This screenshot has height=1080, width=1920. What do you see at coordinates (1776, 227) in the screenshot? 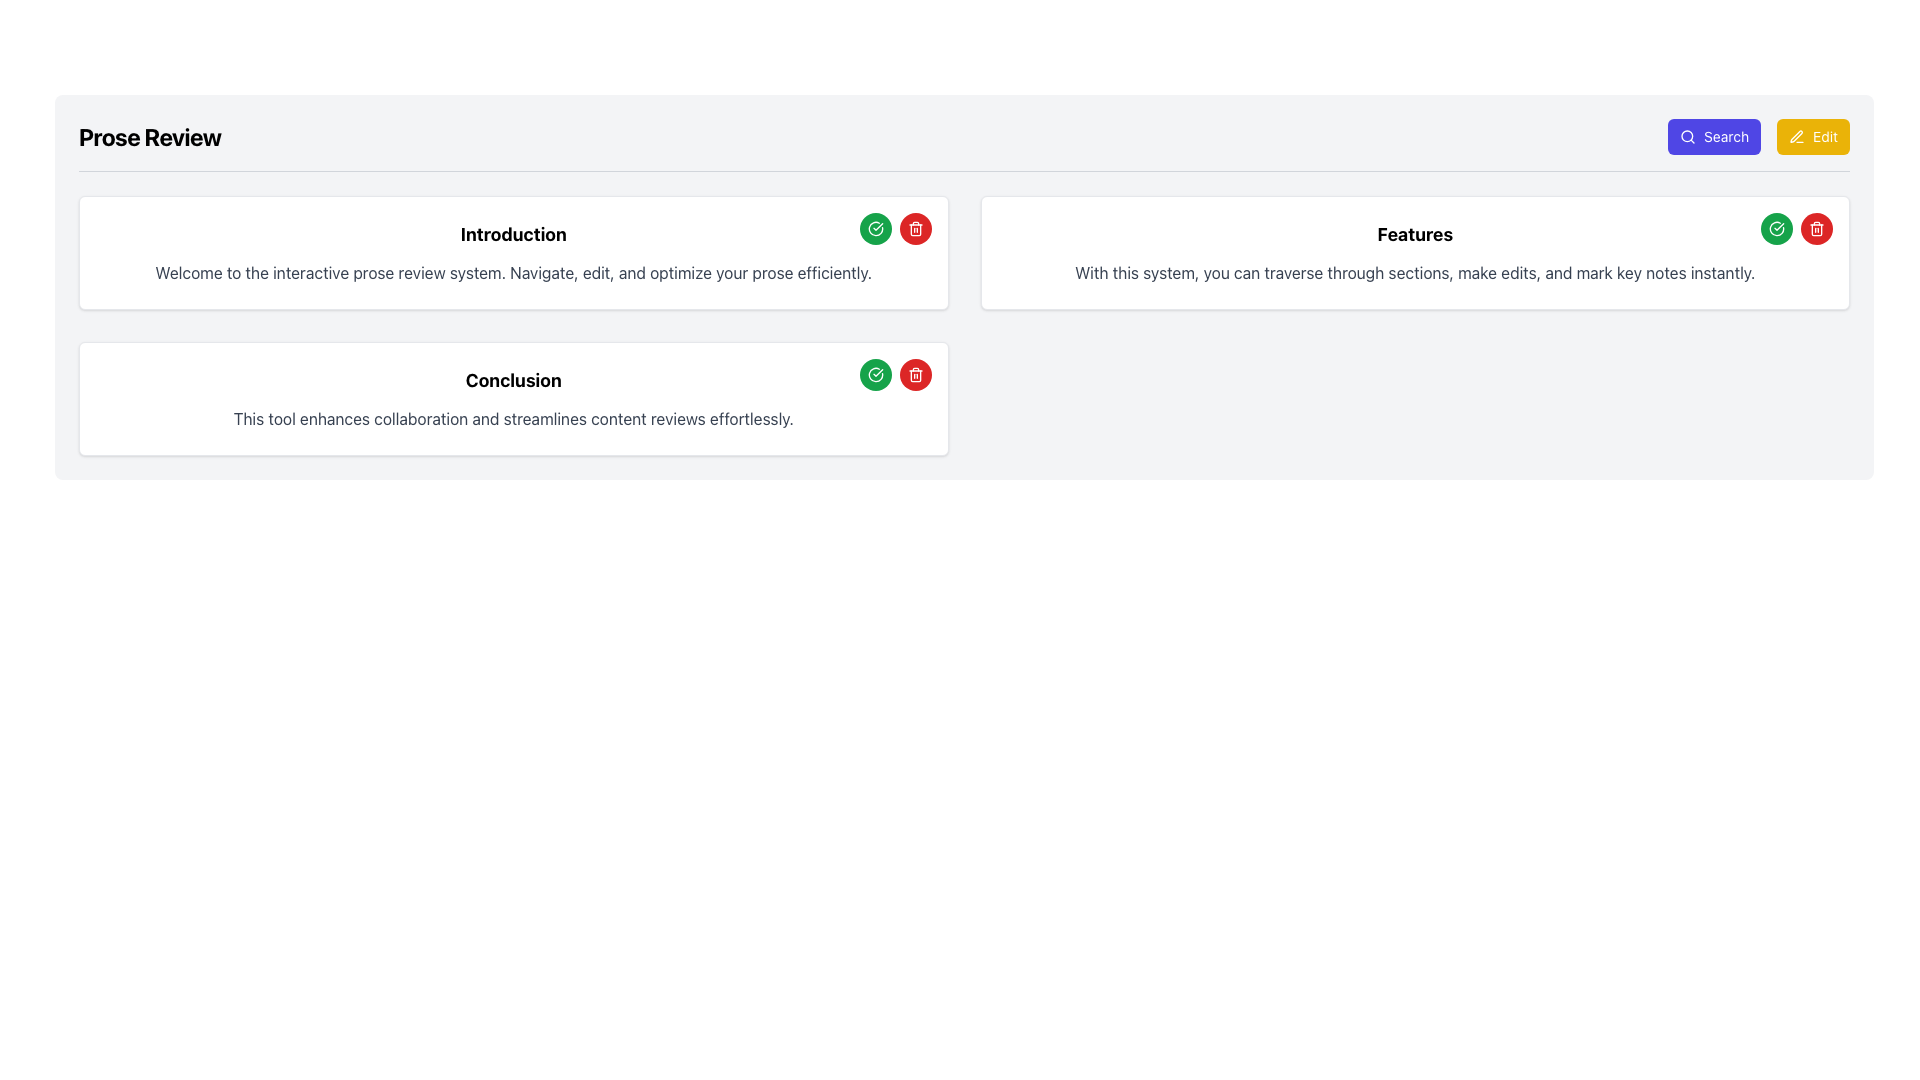
I see `the circular green button with a white checkmark icon located in the top-right area of the 'Features' section for keyboard navigation` at bounding box center [1776, 227].